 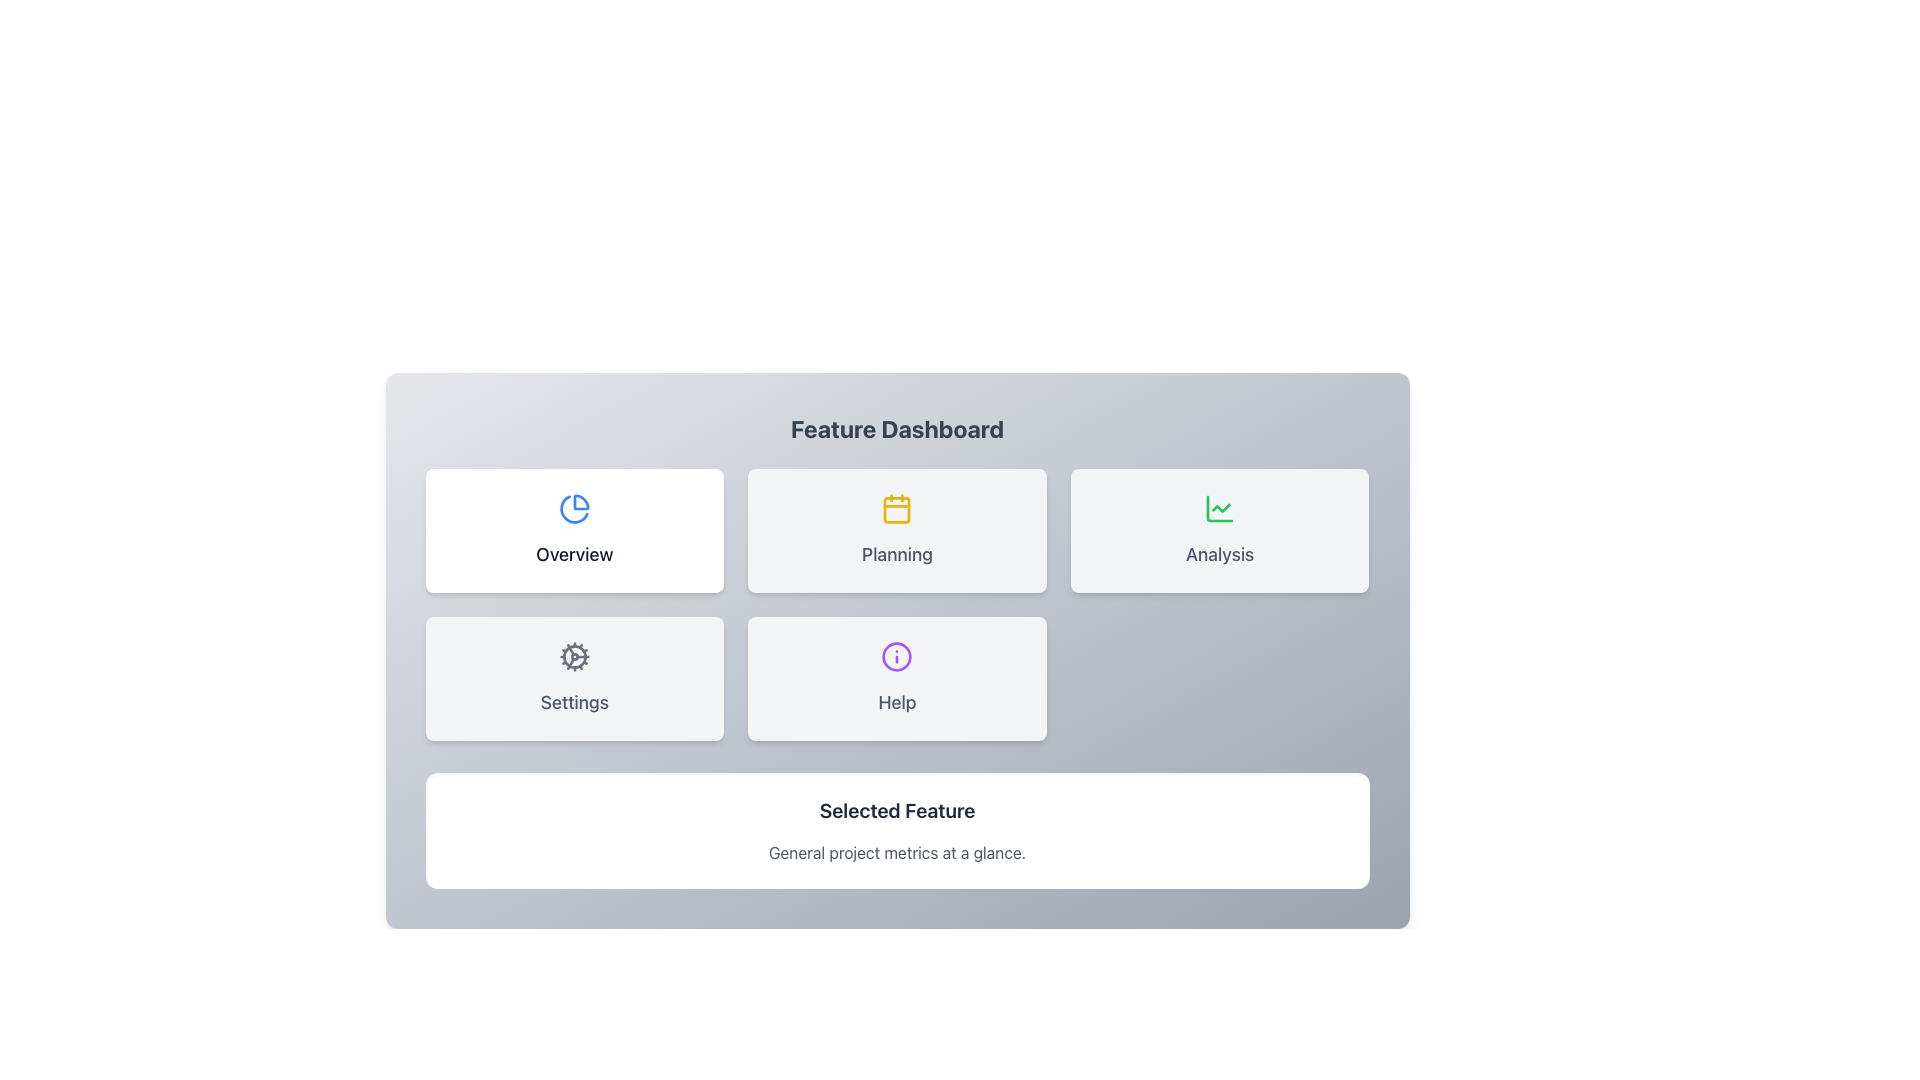 I want to click on the text label that serves as the title or headline for the section describing the feature or context, positioned above the description text 'General project metrics at a glance.', so click(x=896, y=810).